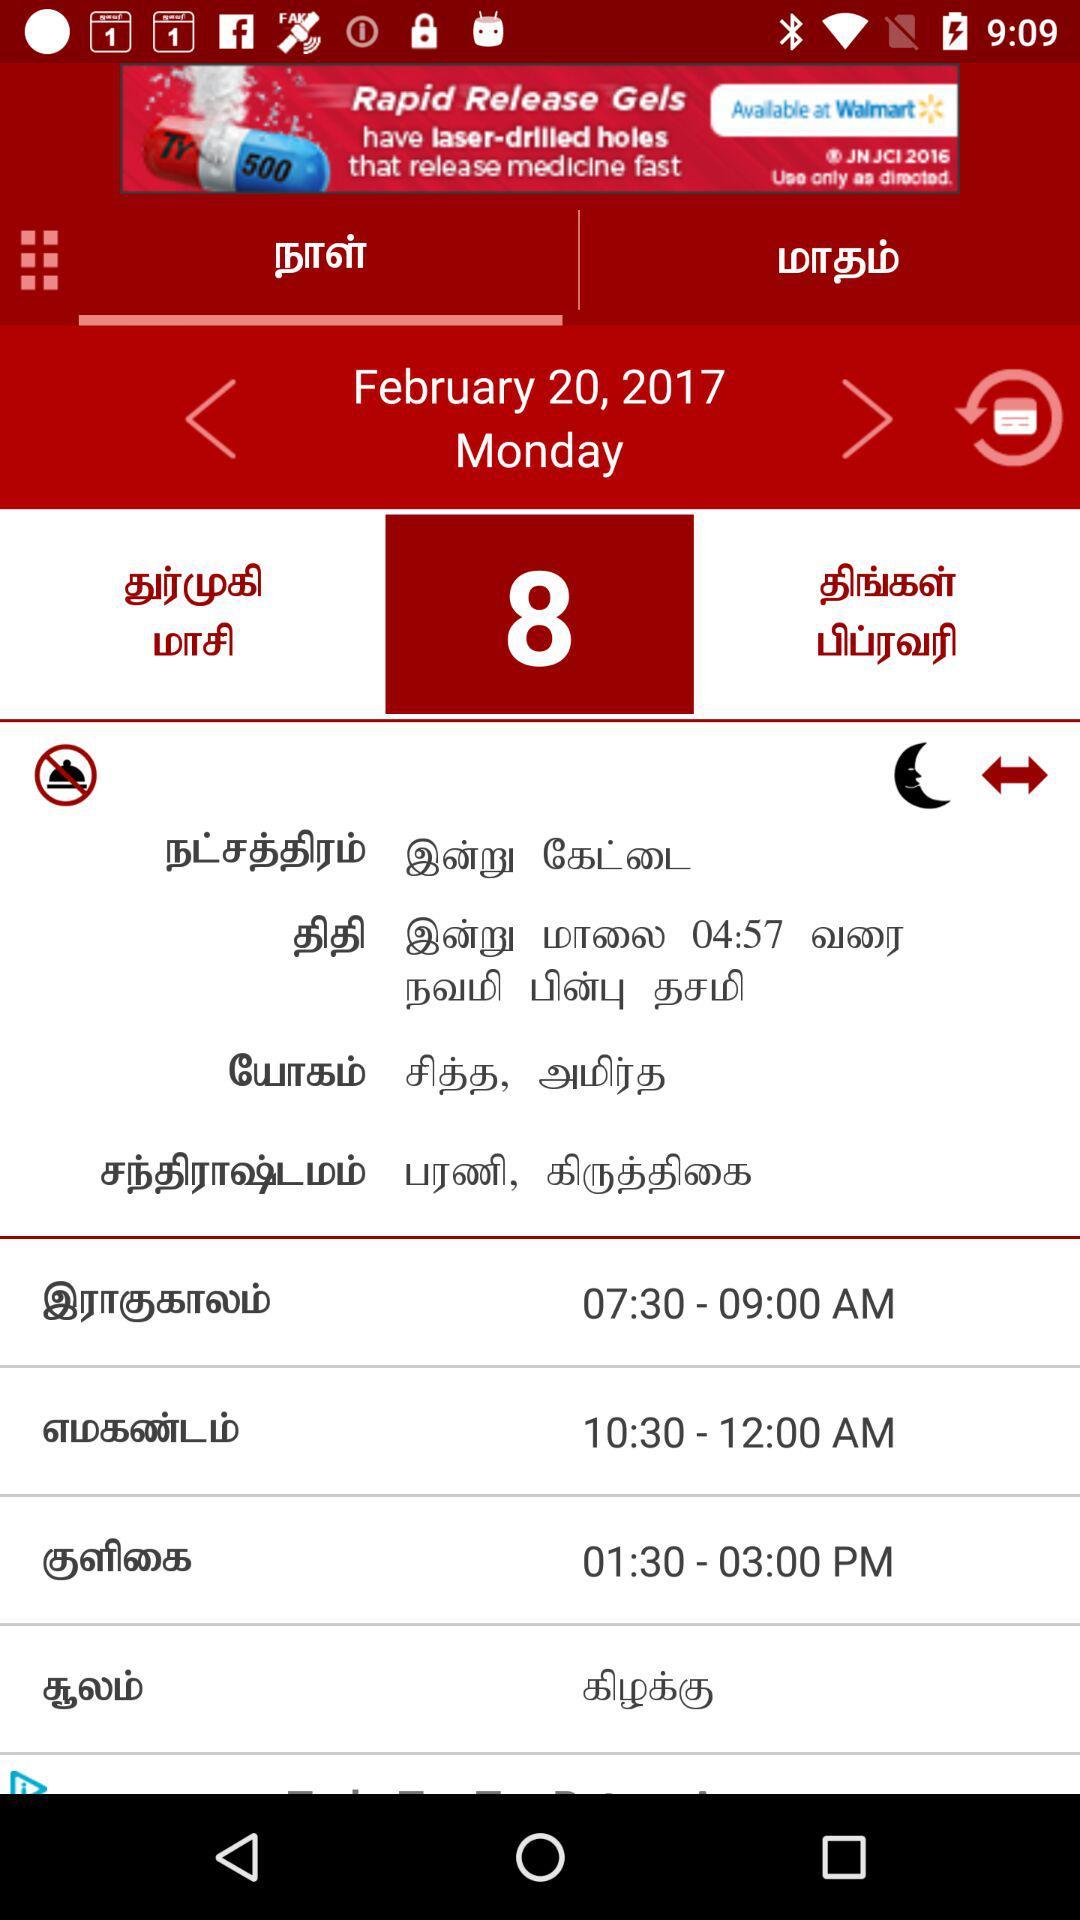 This screenshot has width=1080, height=1920. I want to click on click on go back arrow, so click(212, 416).